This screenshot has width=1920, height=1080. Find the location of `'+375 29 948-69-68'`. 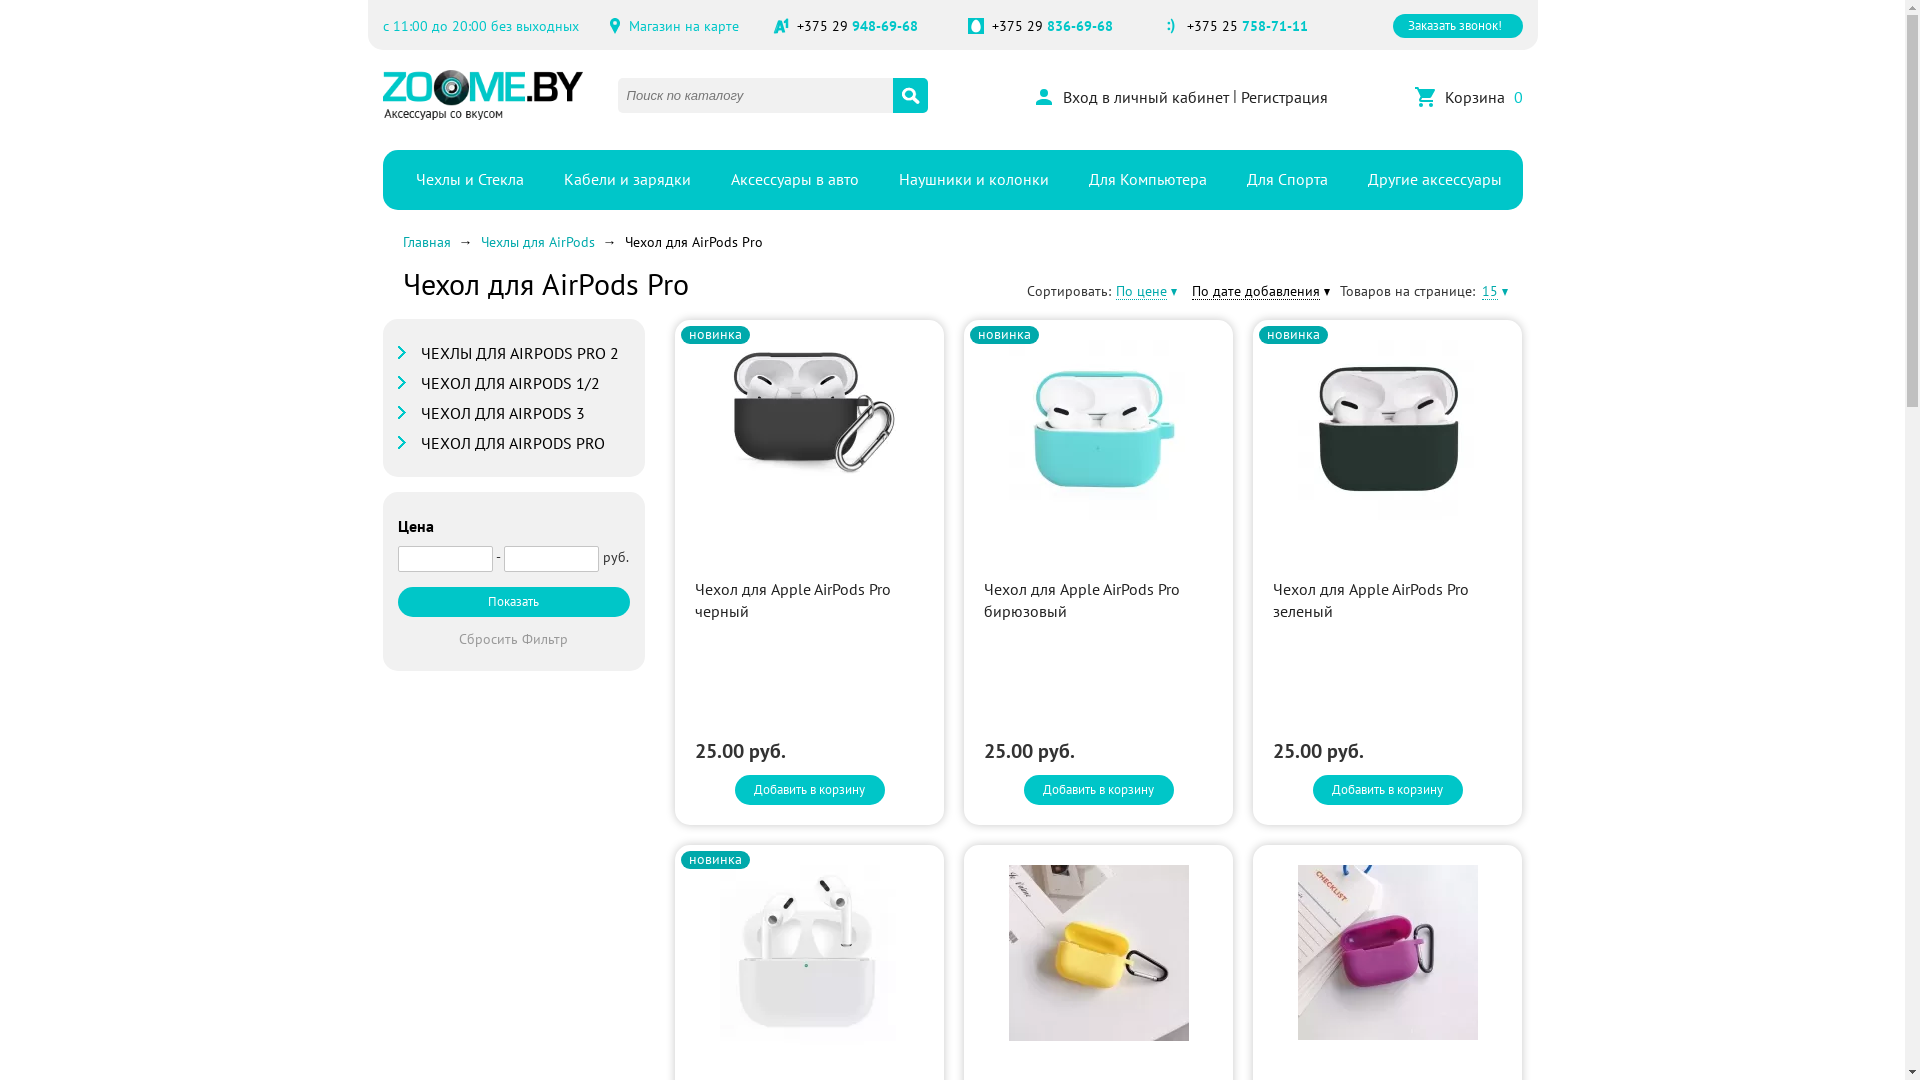

'+375 29 948-69-68' is located at coordinates (856, 26).